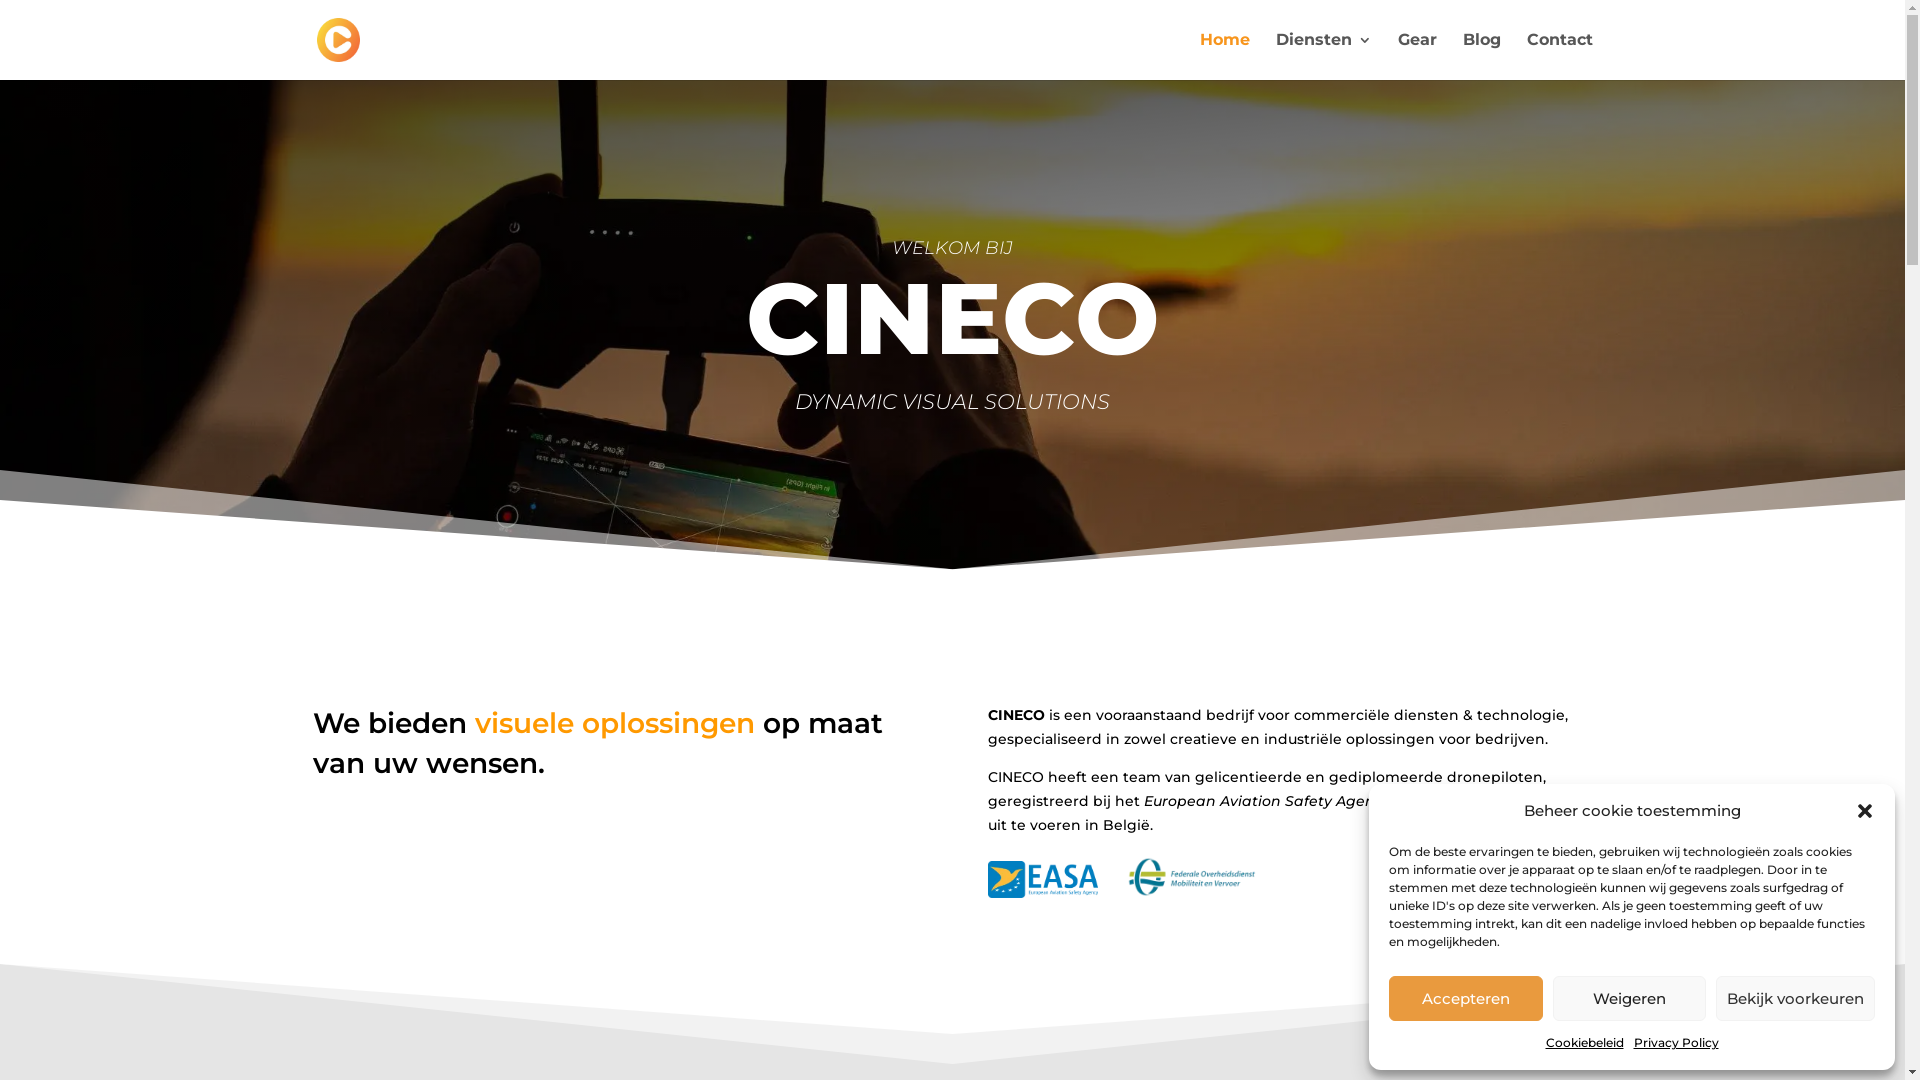 This screenshot has width=1920, height=1080. What do you see at coordinates (1558, 55) in the screenshot?
I see `'Contact'` at bounding box center [1558, 55].